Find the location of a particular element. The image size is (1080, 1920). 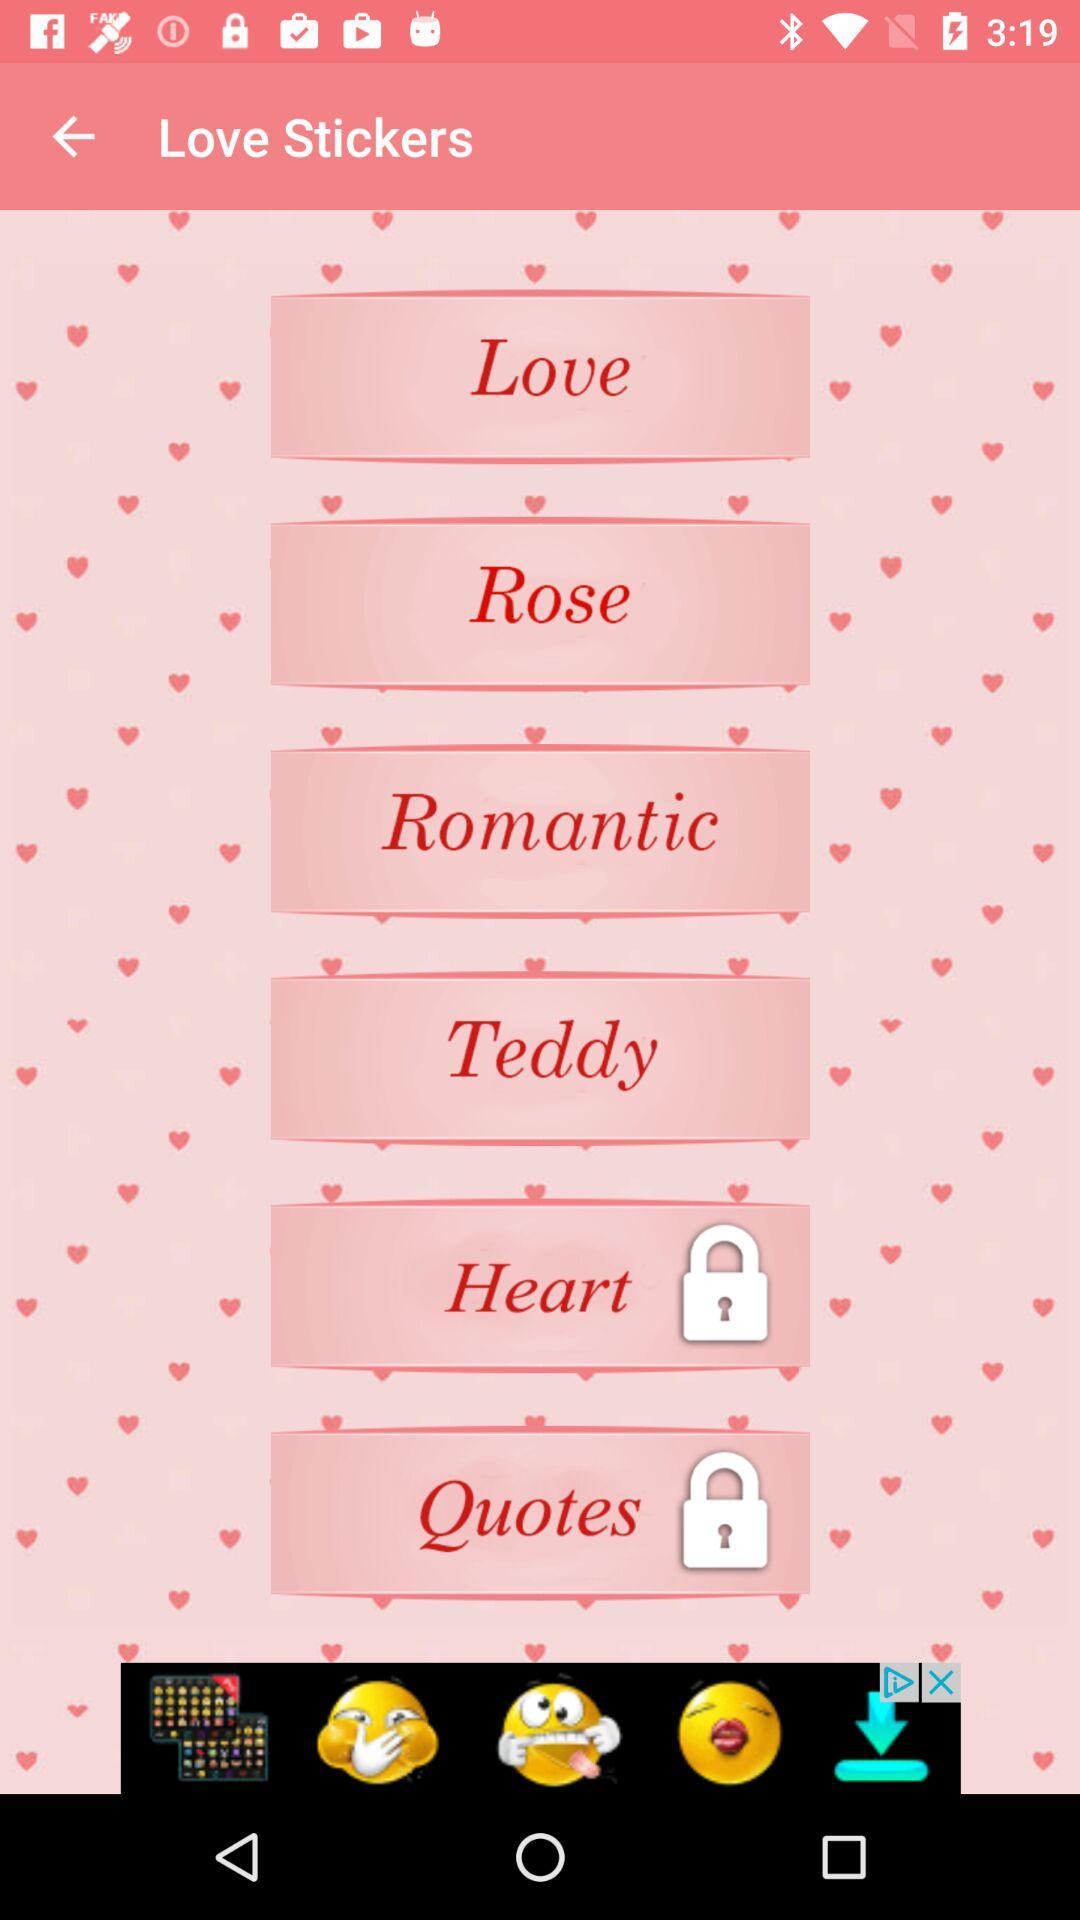

opens heart sticker is located at coordinates (540, 1285).